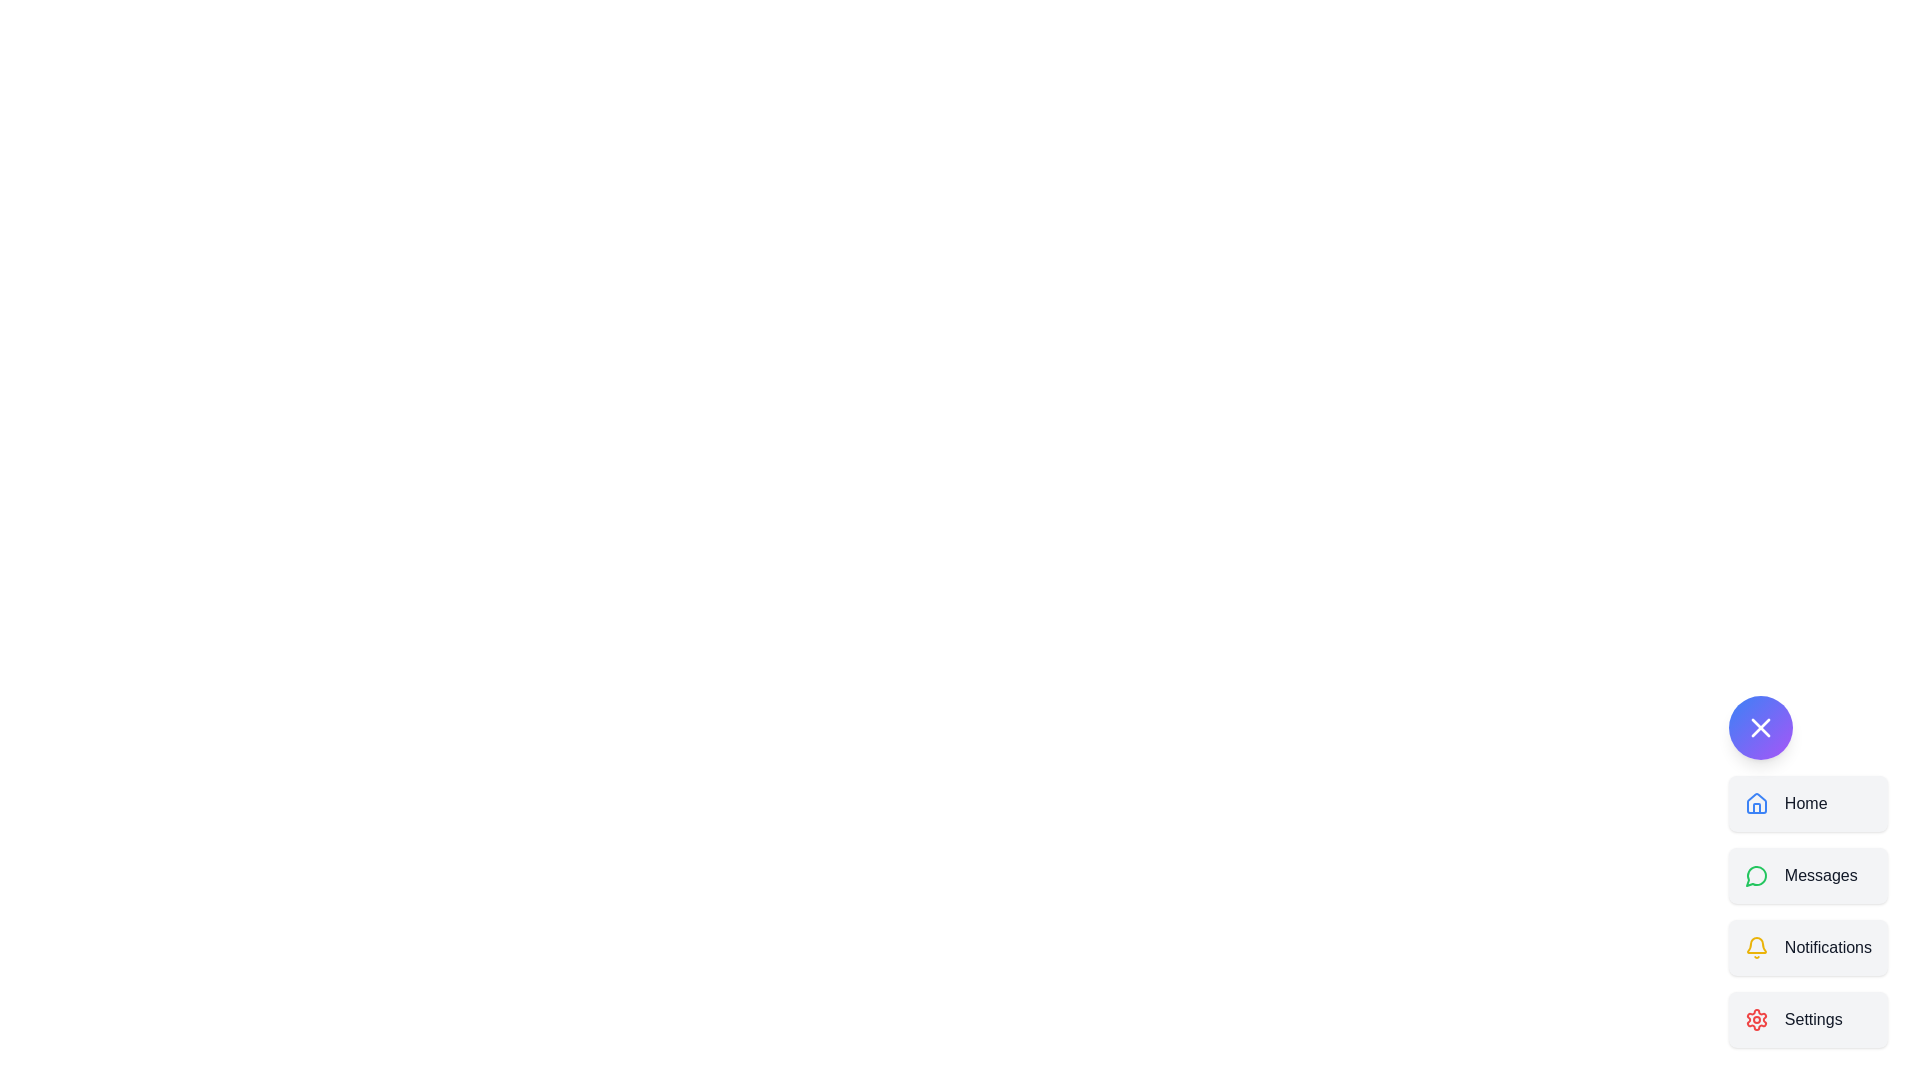  Describe the element at coordinates (1760, 728) in the screenshot. I see `the close button, which is an icon within a circular button located near the bottom-right corner of the interface, above the options 'Home', 'Messages', 'Notifications', and 'Settings'` at that location.